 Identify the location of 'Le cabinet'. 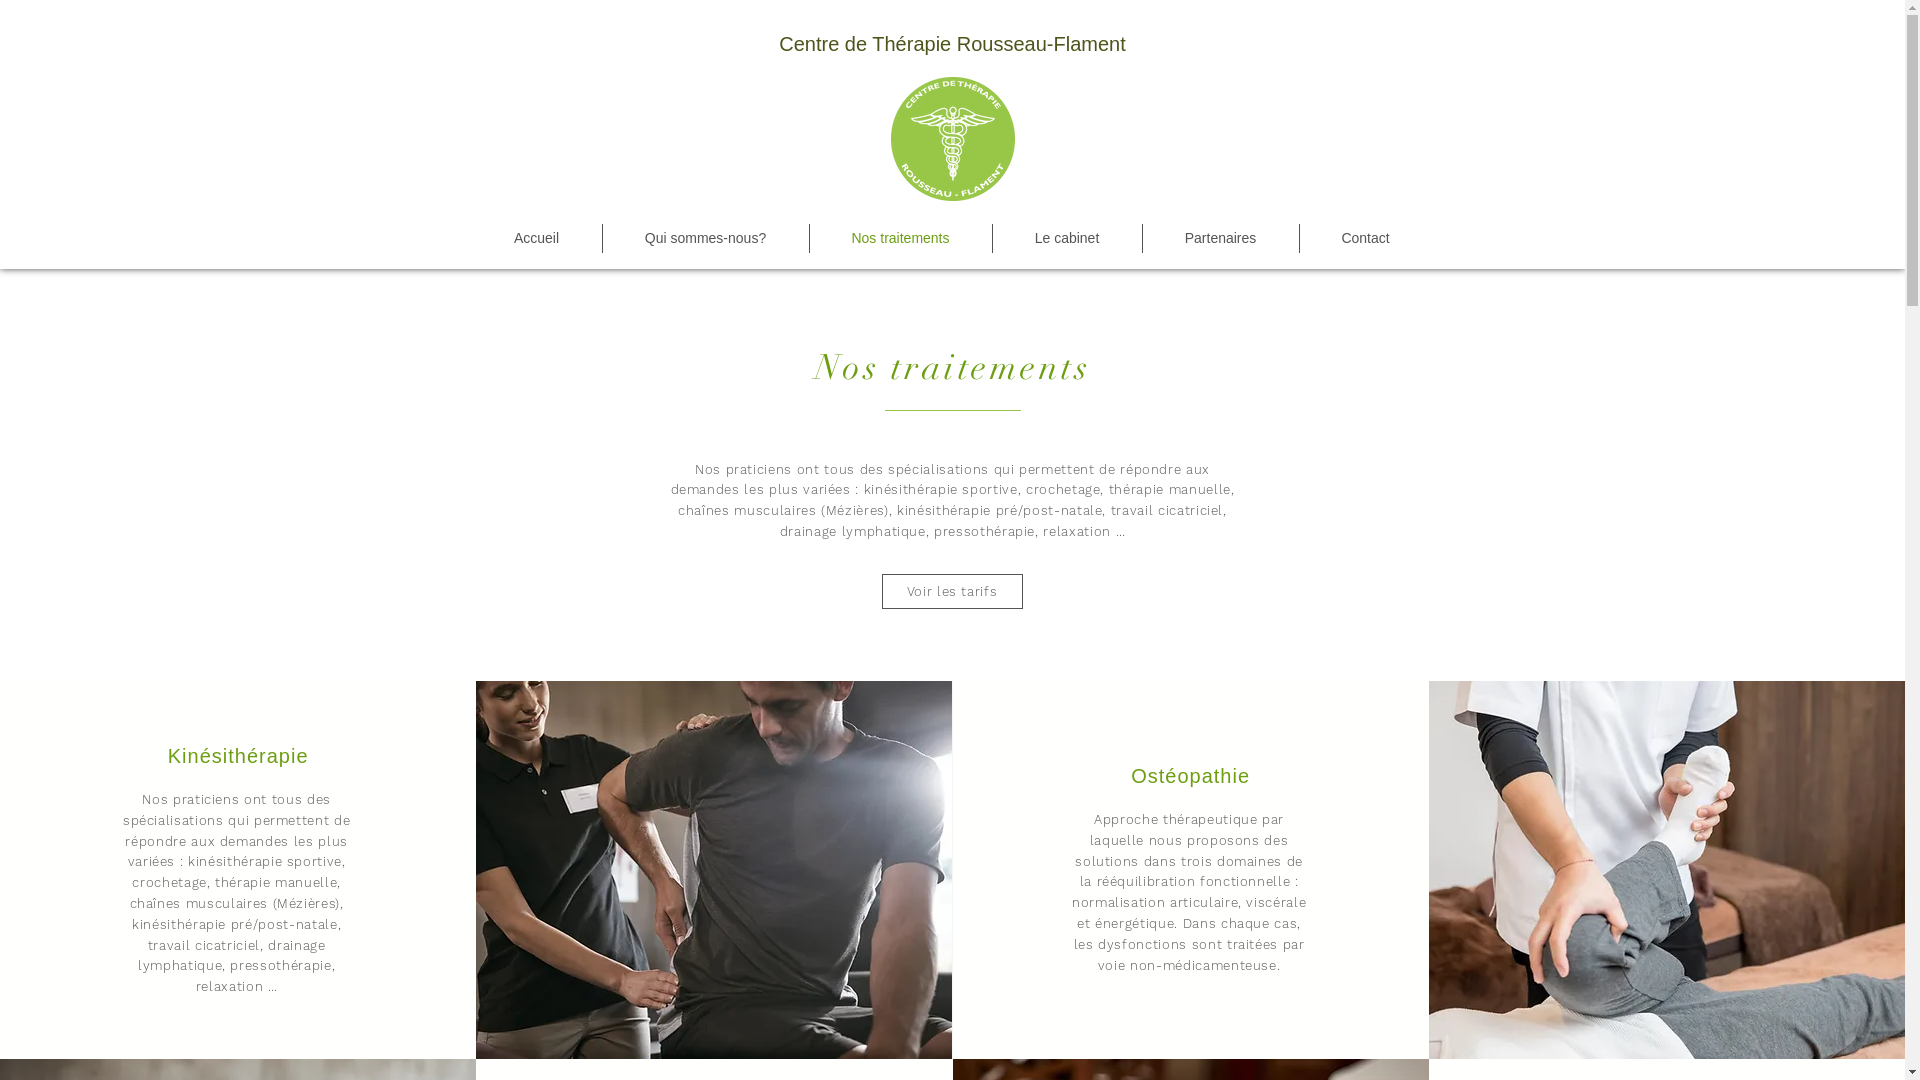
(1065, 237).